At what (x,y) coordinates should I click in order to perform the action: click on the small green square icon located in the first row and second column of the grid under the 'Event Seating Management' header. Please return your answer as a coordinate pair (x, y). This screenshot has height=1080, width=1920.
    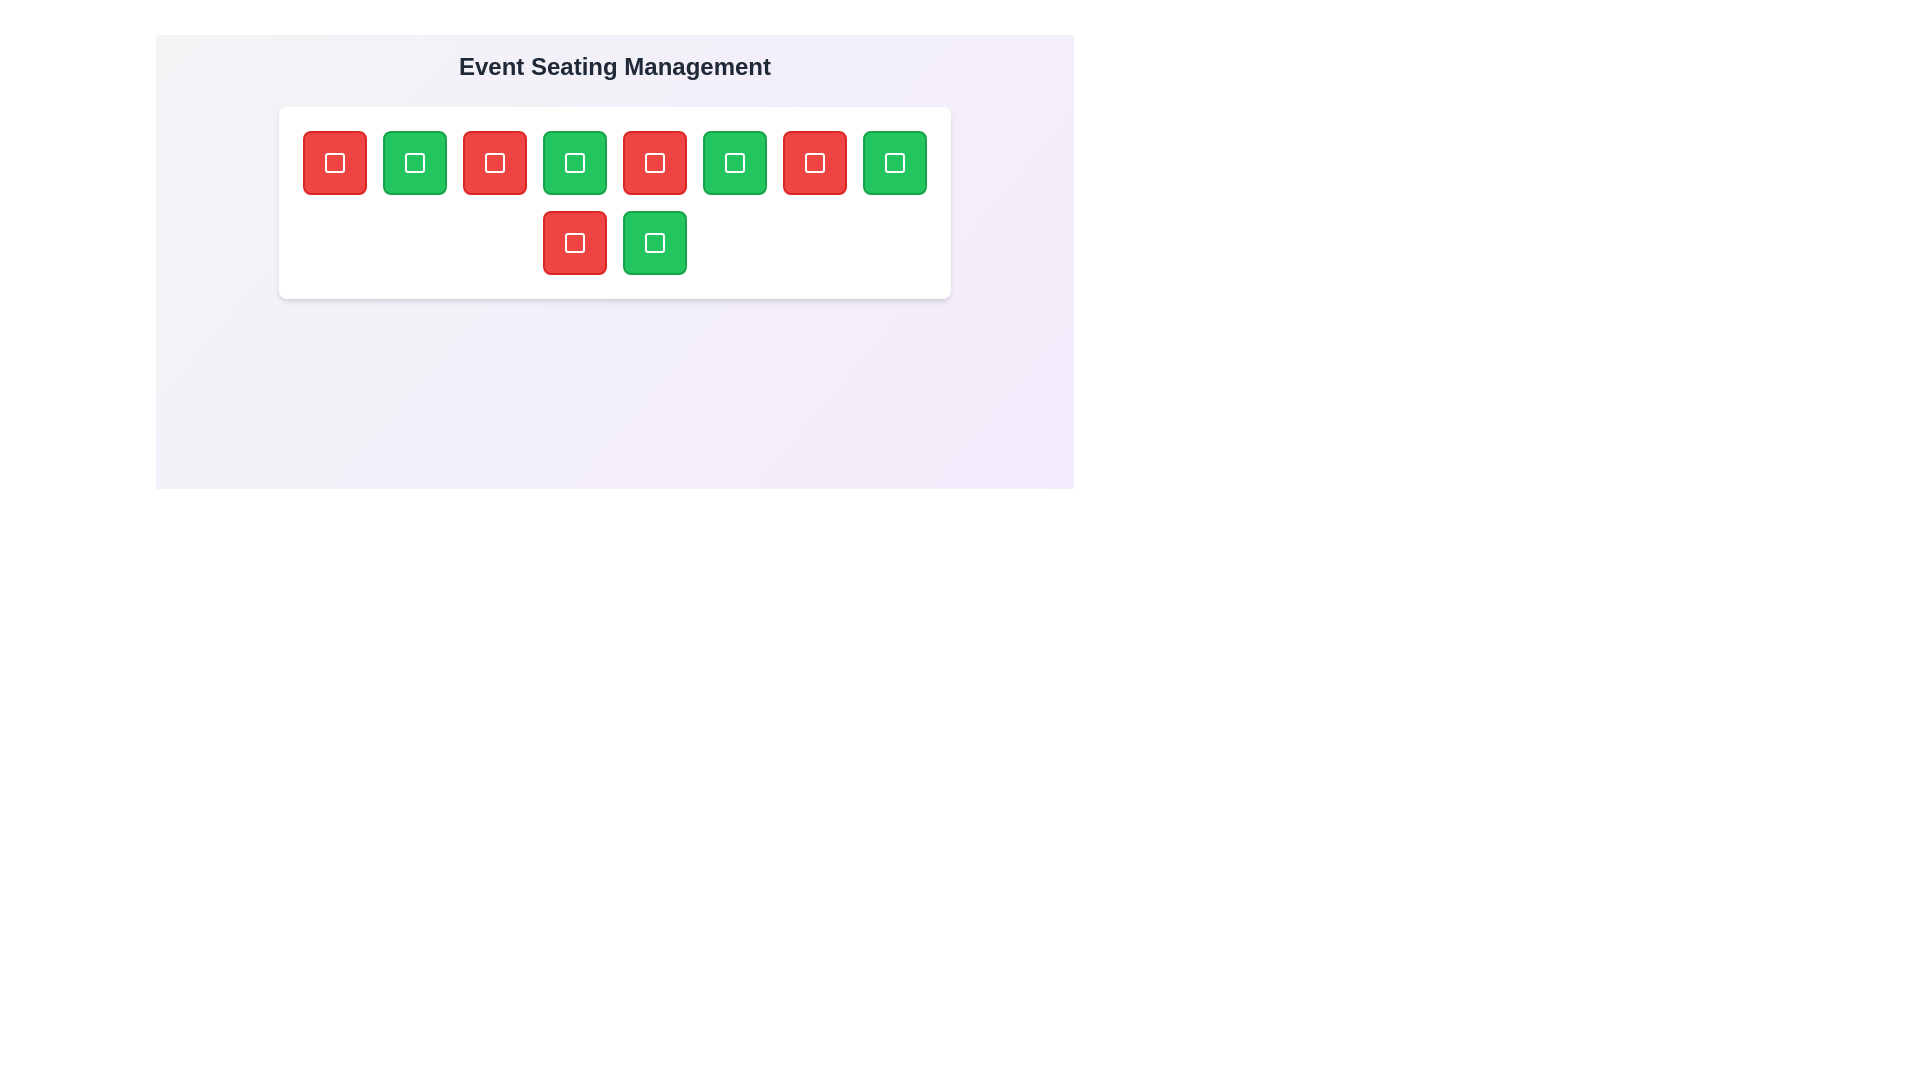
    Looking at the image, I should click on (413, 161).